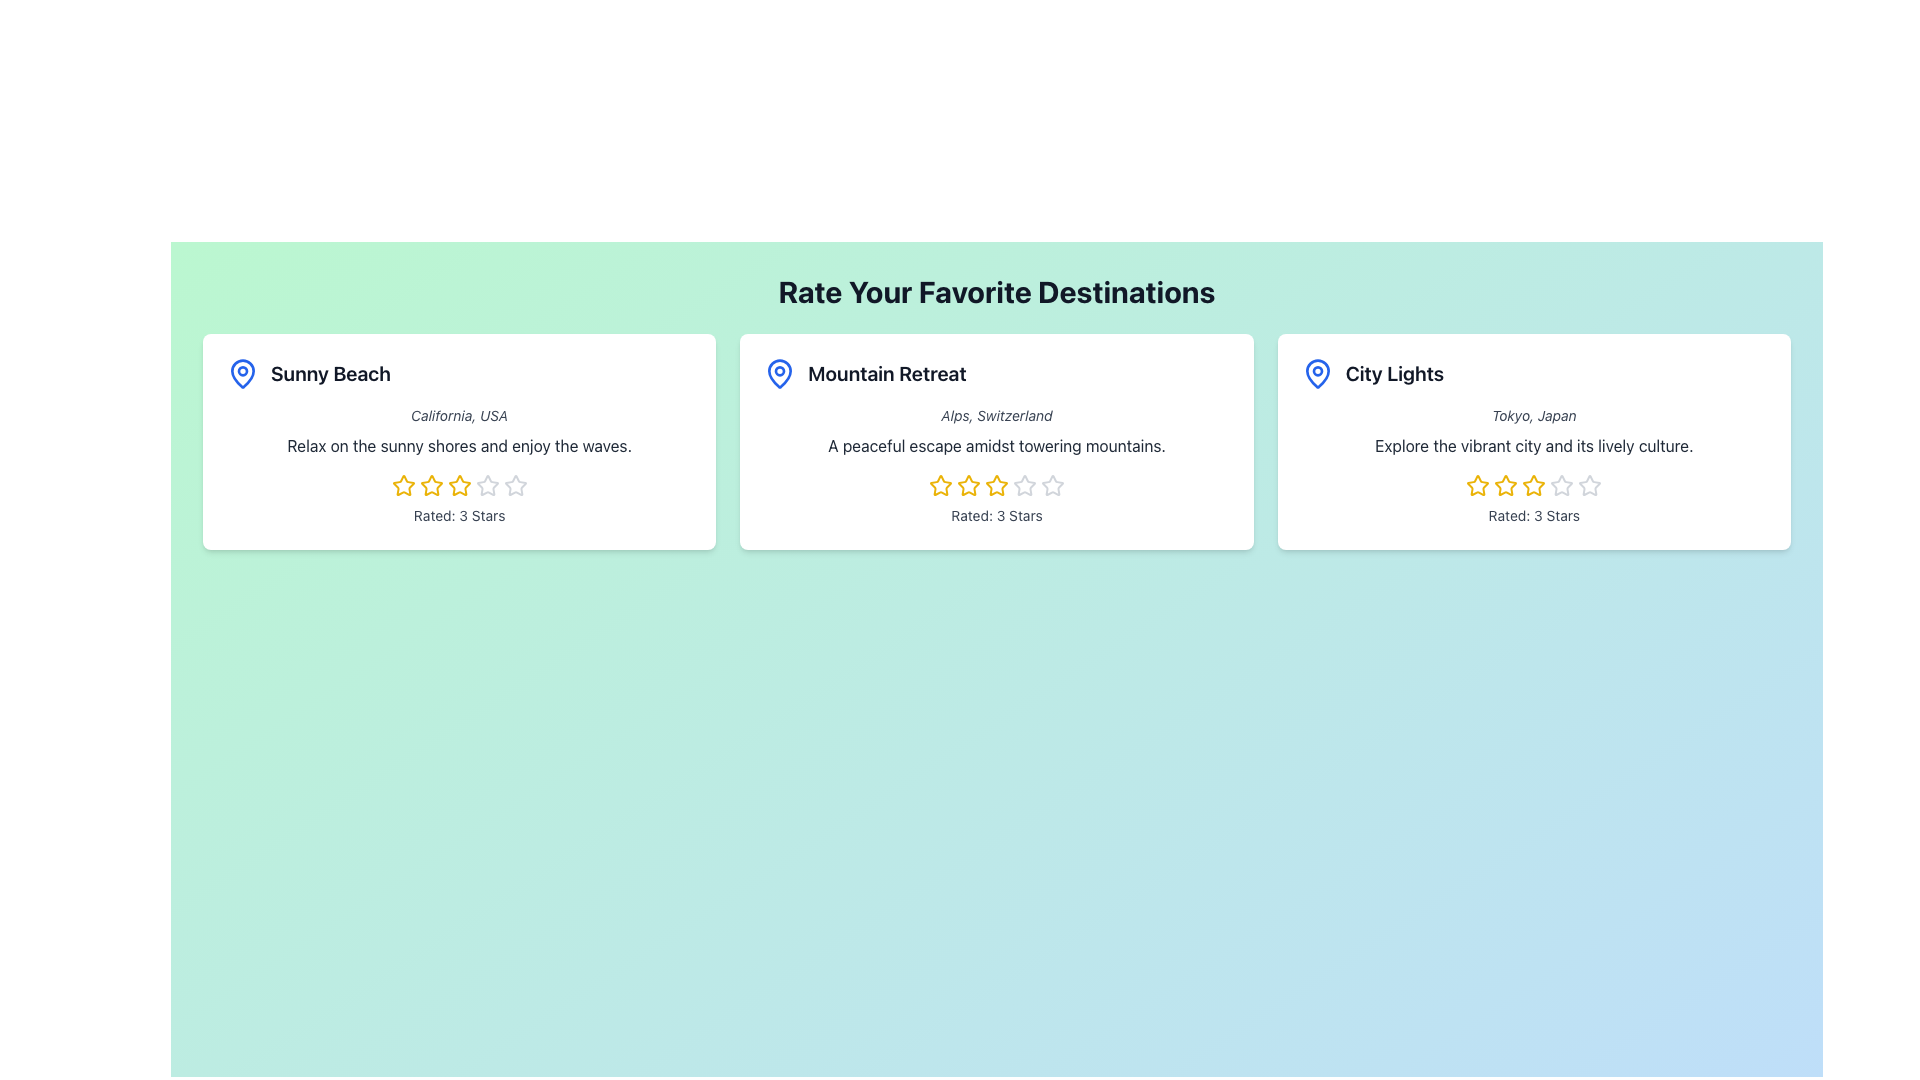 Image resolution: width=1920 pixels, height=1080 pixels. Describe the element at coordinates (515, 486) in the screenshot. I see `the fifth star icon used for rating` at that location.